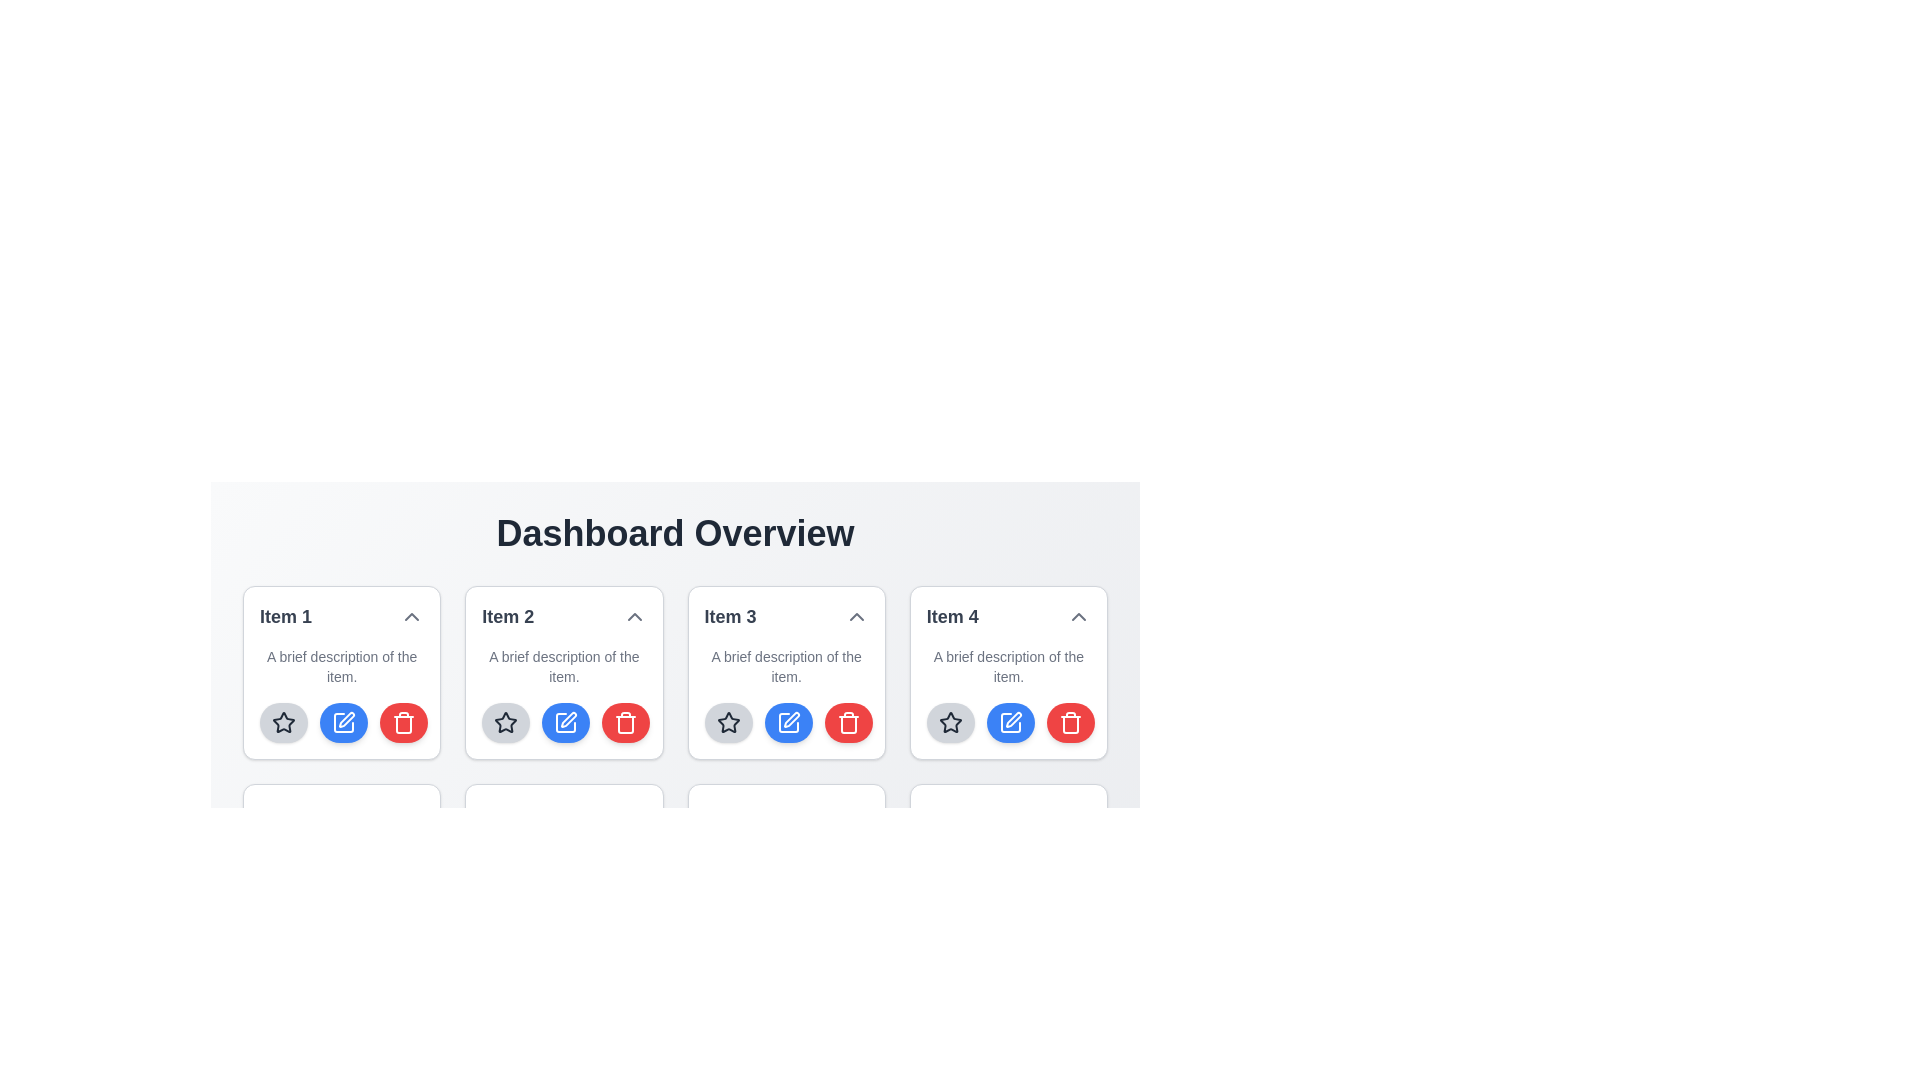  What do you see at coordinates (506, 722) in the screenshot?
I see `the star-shaped icon button with a gray background located under 'Item 2'` at bounding box center [506, 722].